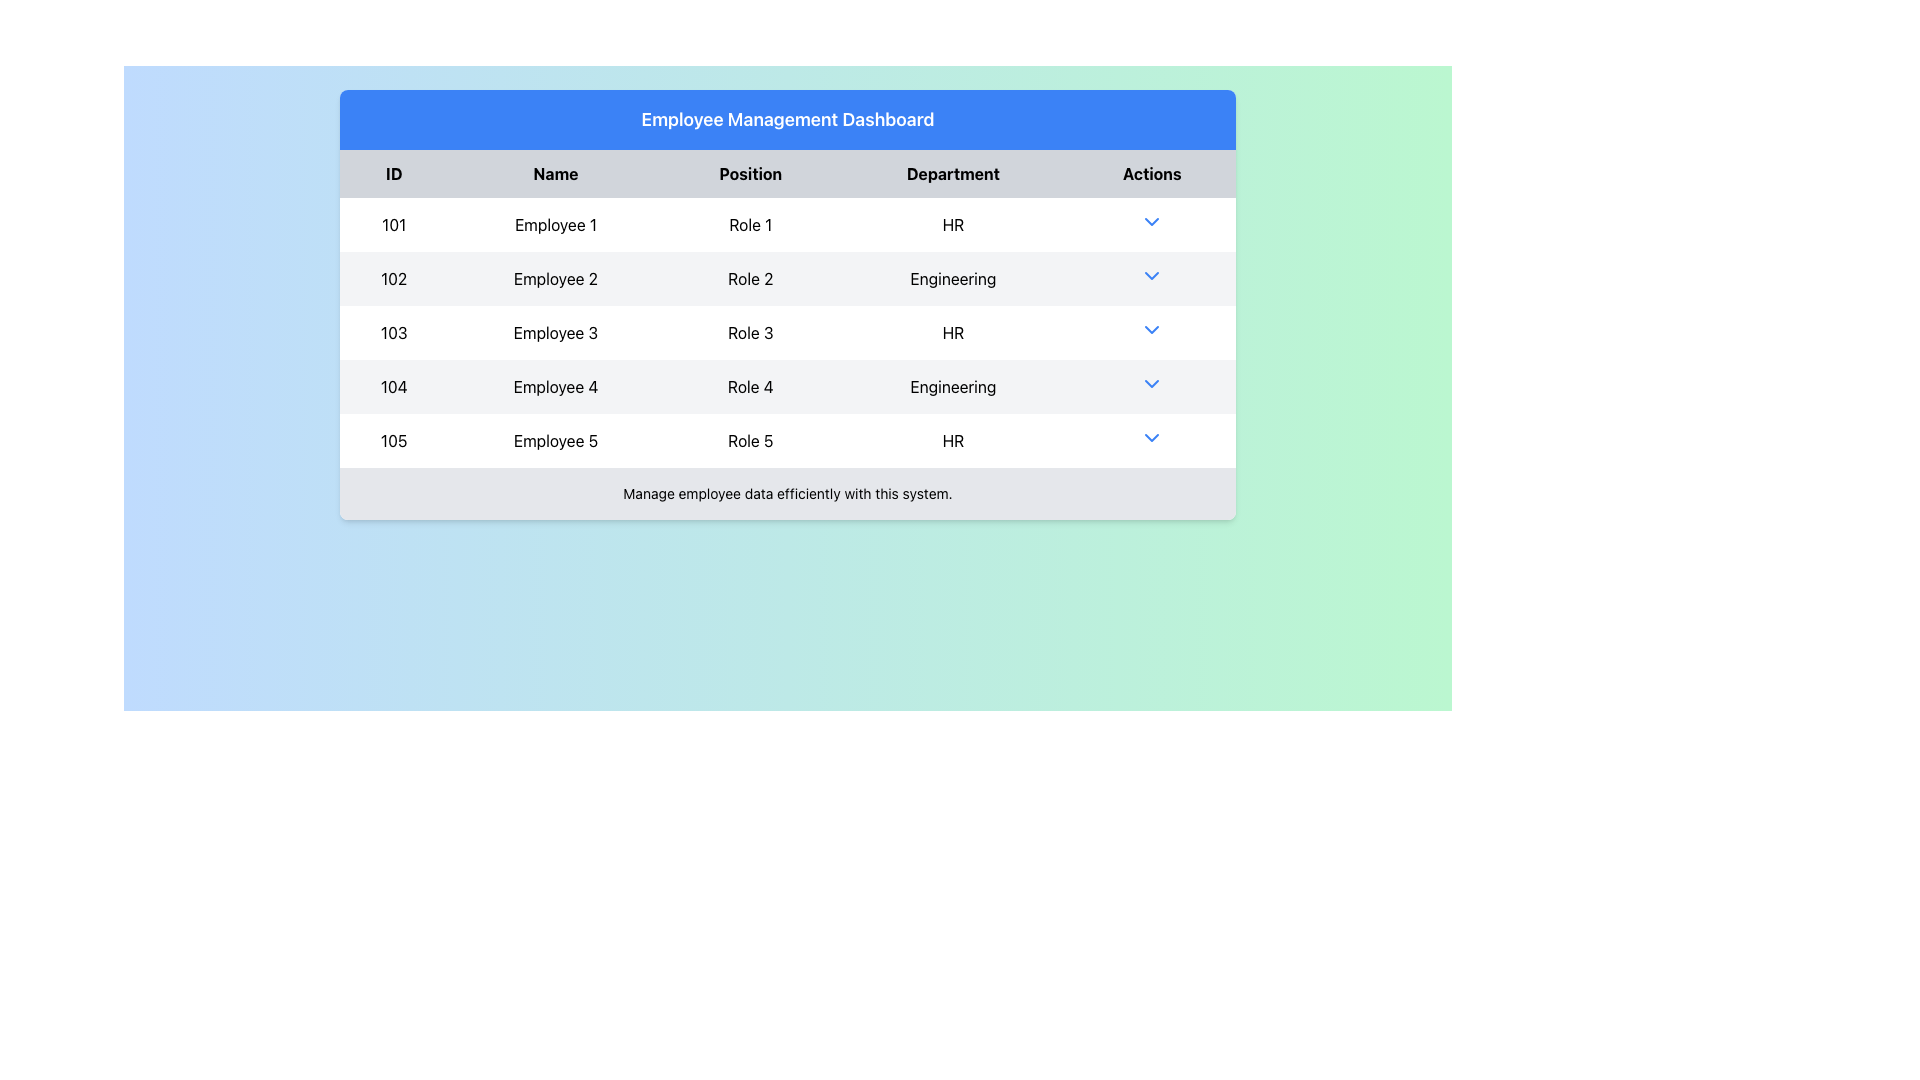 The image size is (1920, 1080). Describe the element at coordinates (1152, 224) in the screenshot. I see `the blue dropdown arrow icon in the 'Actions' column of the first row` at that location.